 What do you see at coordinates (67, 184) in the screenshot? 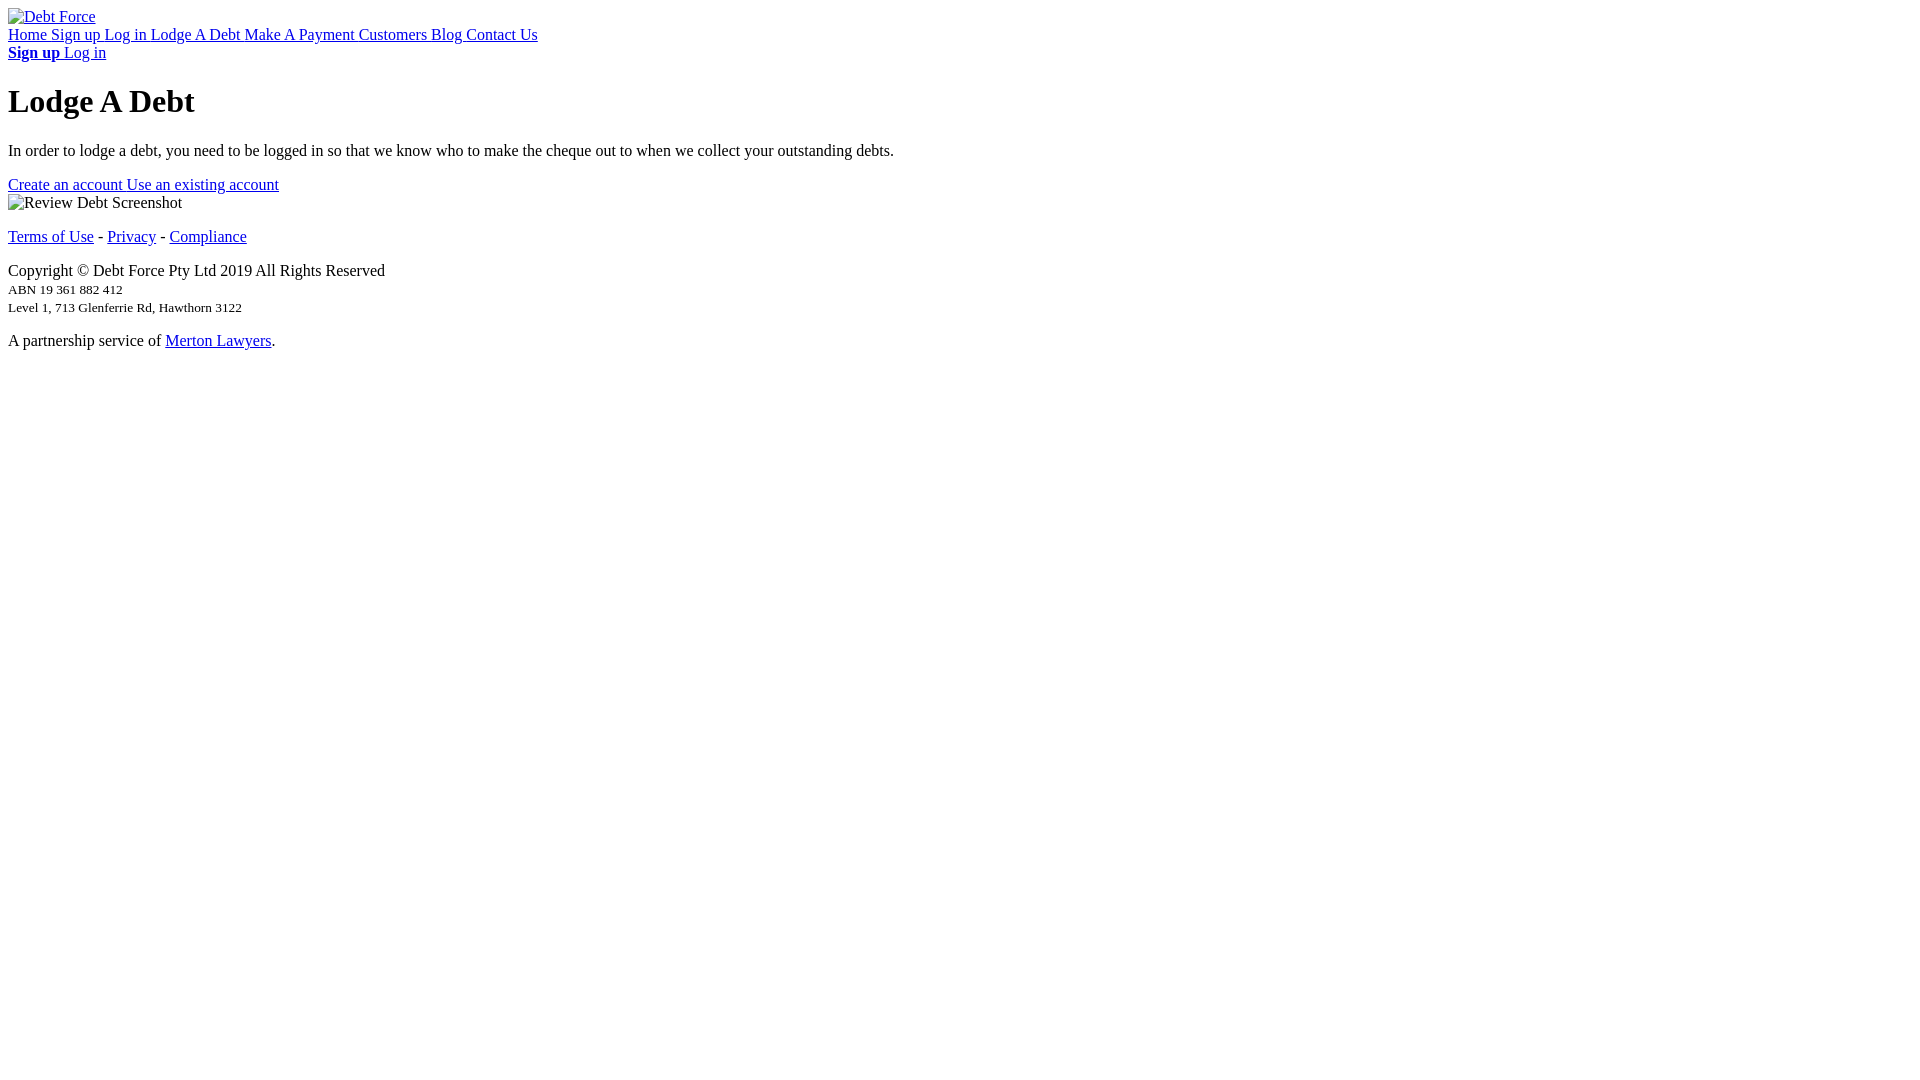
I see `'Create an account'` at bounding box center [67, 184].